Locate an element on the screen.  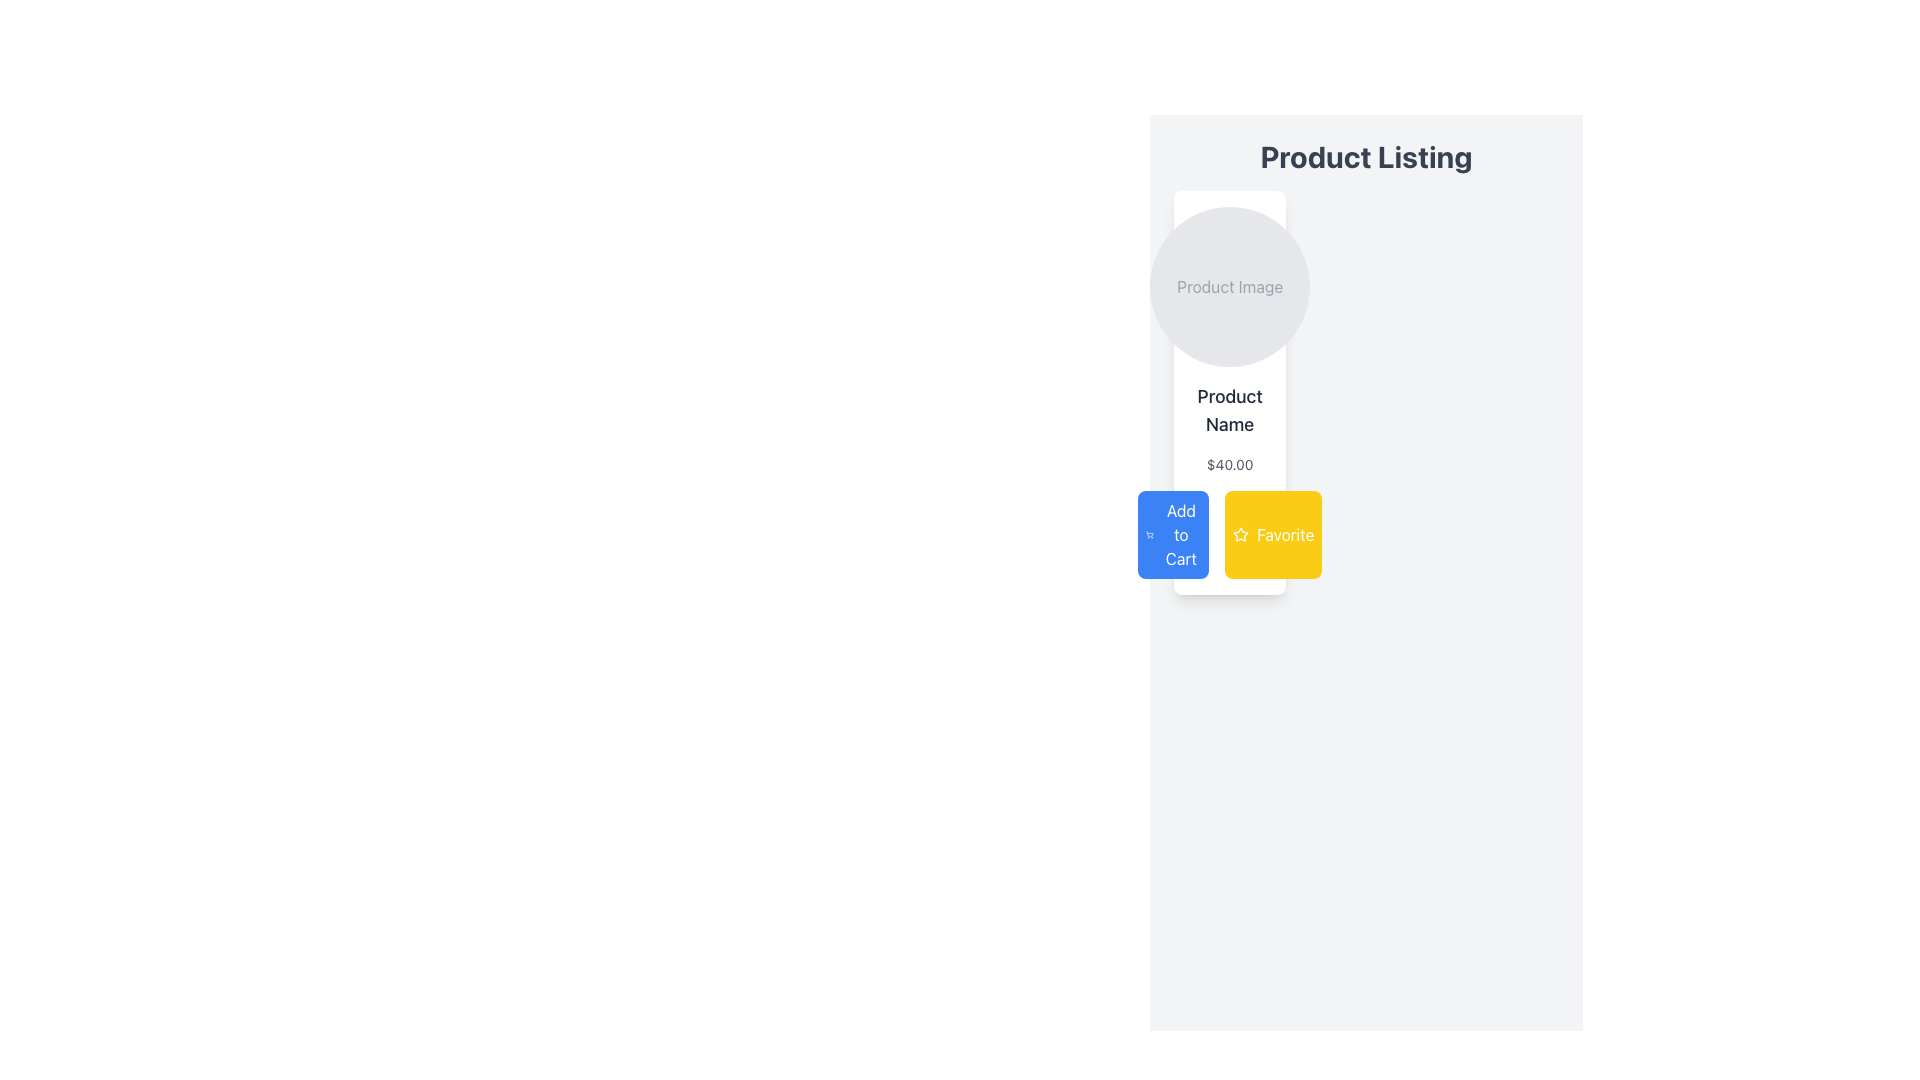
the favorite icon located in the bottom-right corner of the product listing card is located at coordinates (1240, 533).